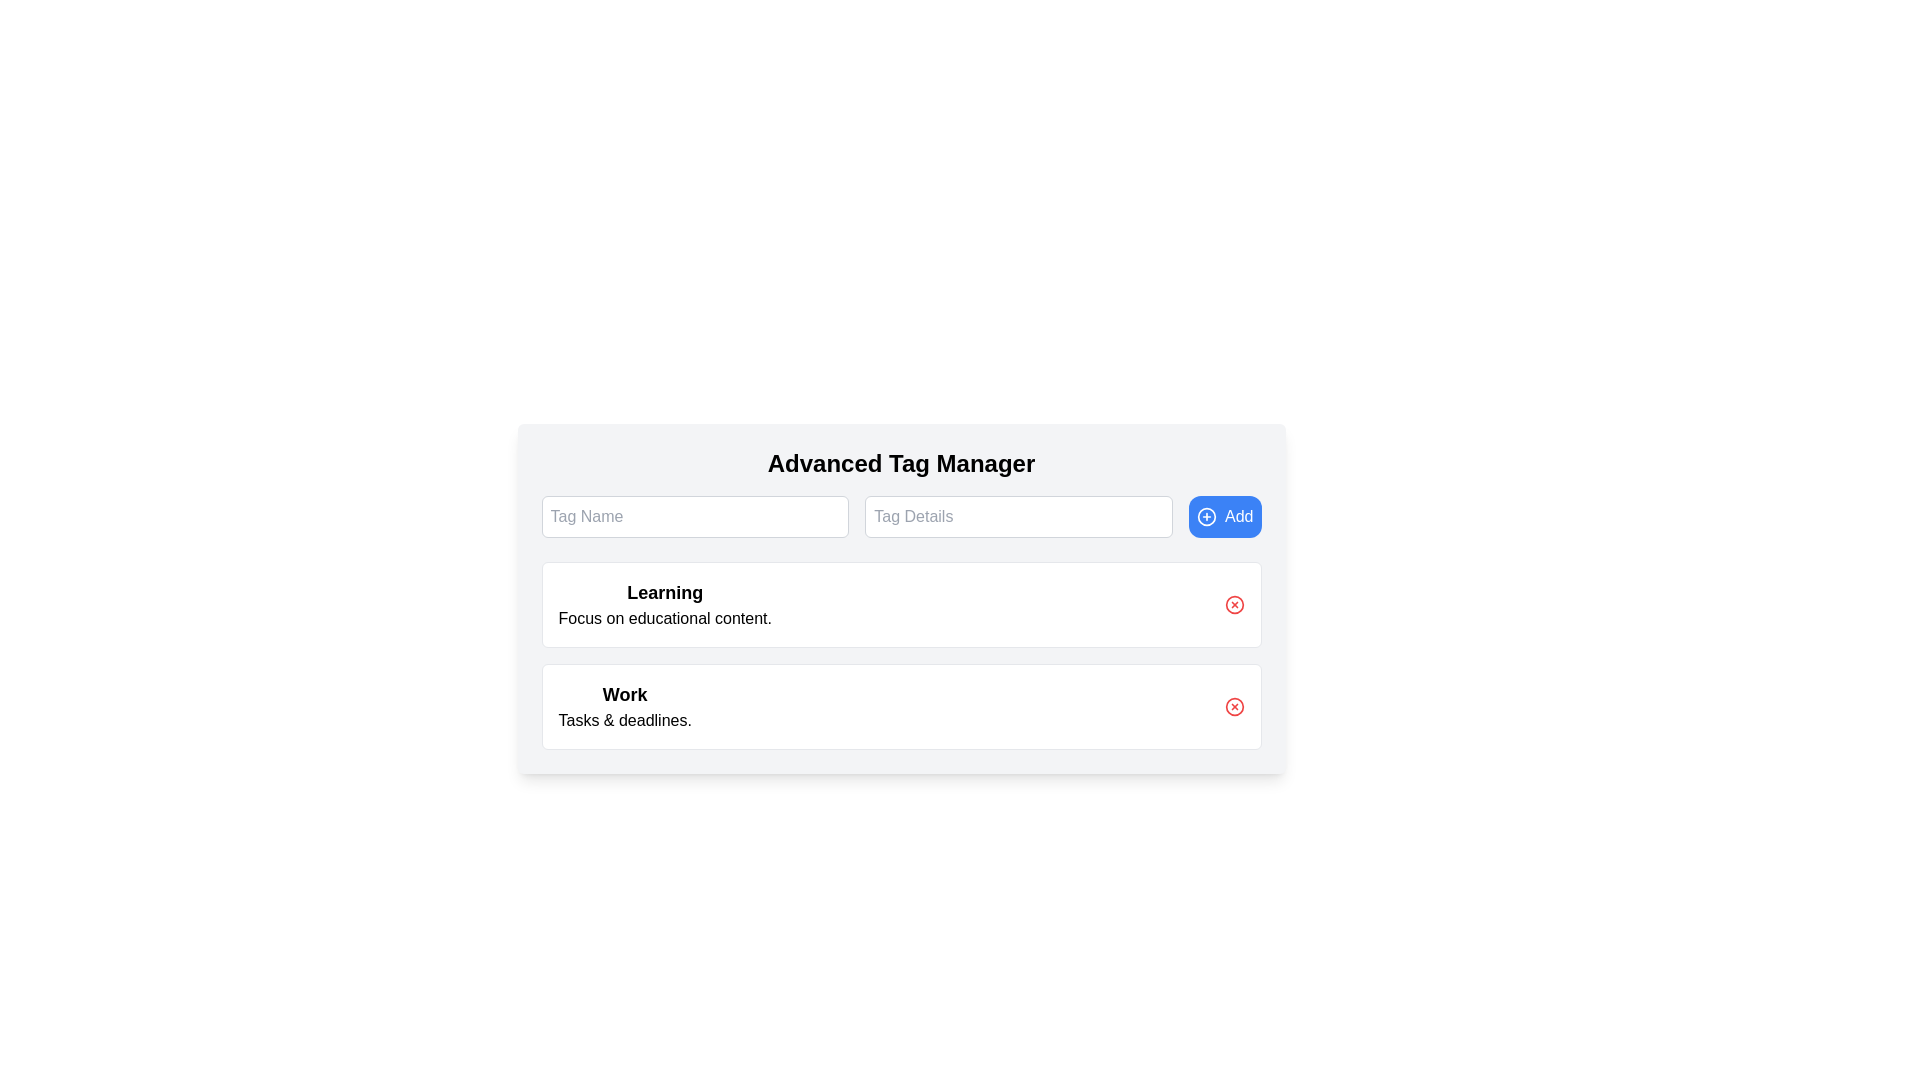 This screenshot has width=1920, height=1080. Describe the element at coordinates (624, 705) in the screenshot. I see `the text label that displays 'Work' and 'Tasks & deadlines.' located within the second section under 'Advanced Tag Manager', below the 'Learning' box` at that location.